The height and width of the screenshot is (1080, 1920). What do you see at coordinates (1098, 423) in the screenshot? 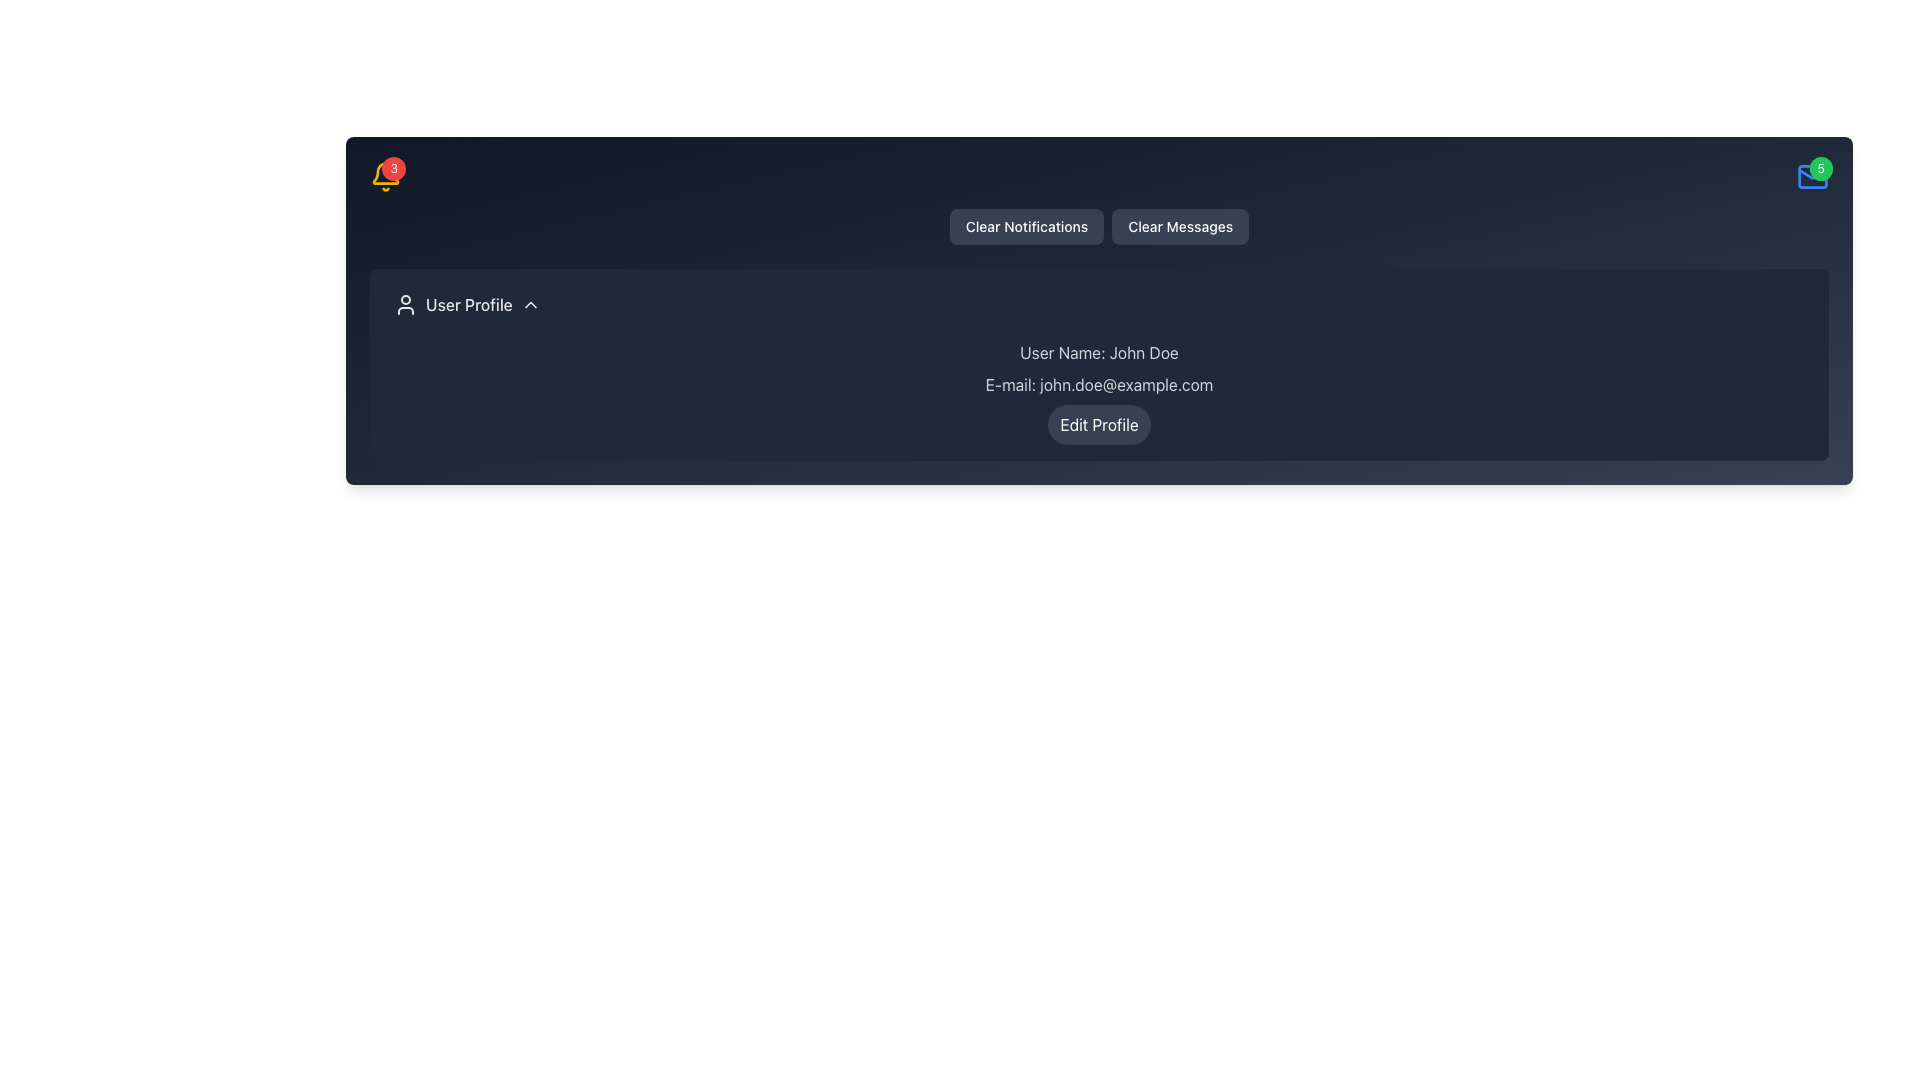
I see `the button located beneath the email address text 'E-mail: john.doe@example.com' to initiate profile editing` at bounding box center [1098, 423].